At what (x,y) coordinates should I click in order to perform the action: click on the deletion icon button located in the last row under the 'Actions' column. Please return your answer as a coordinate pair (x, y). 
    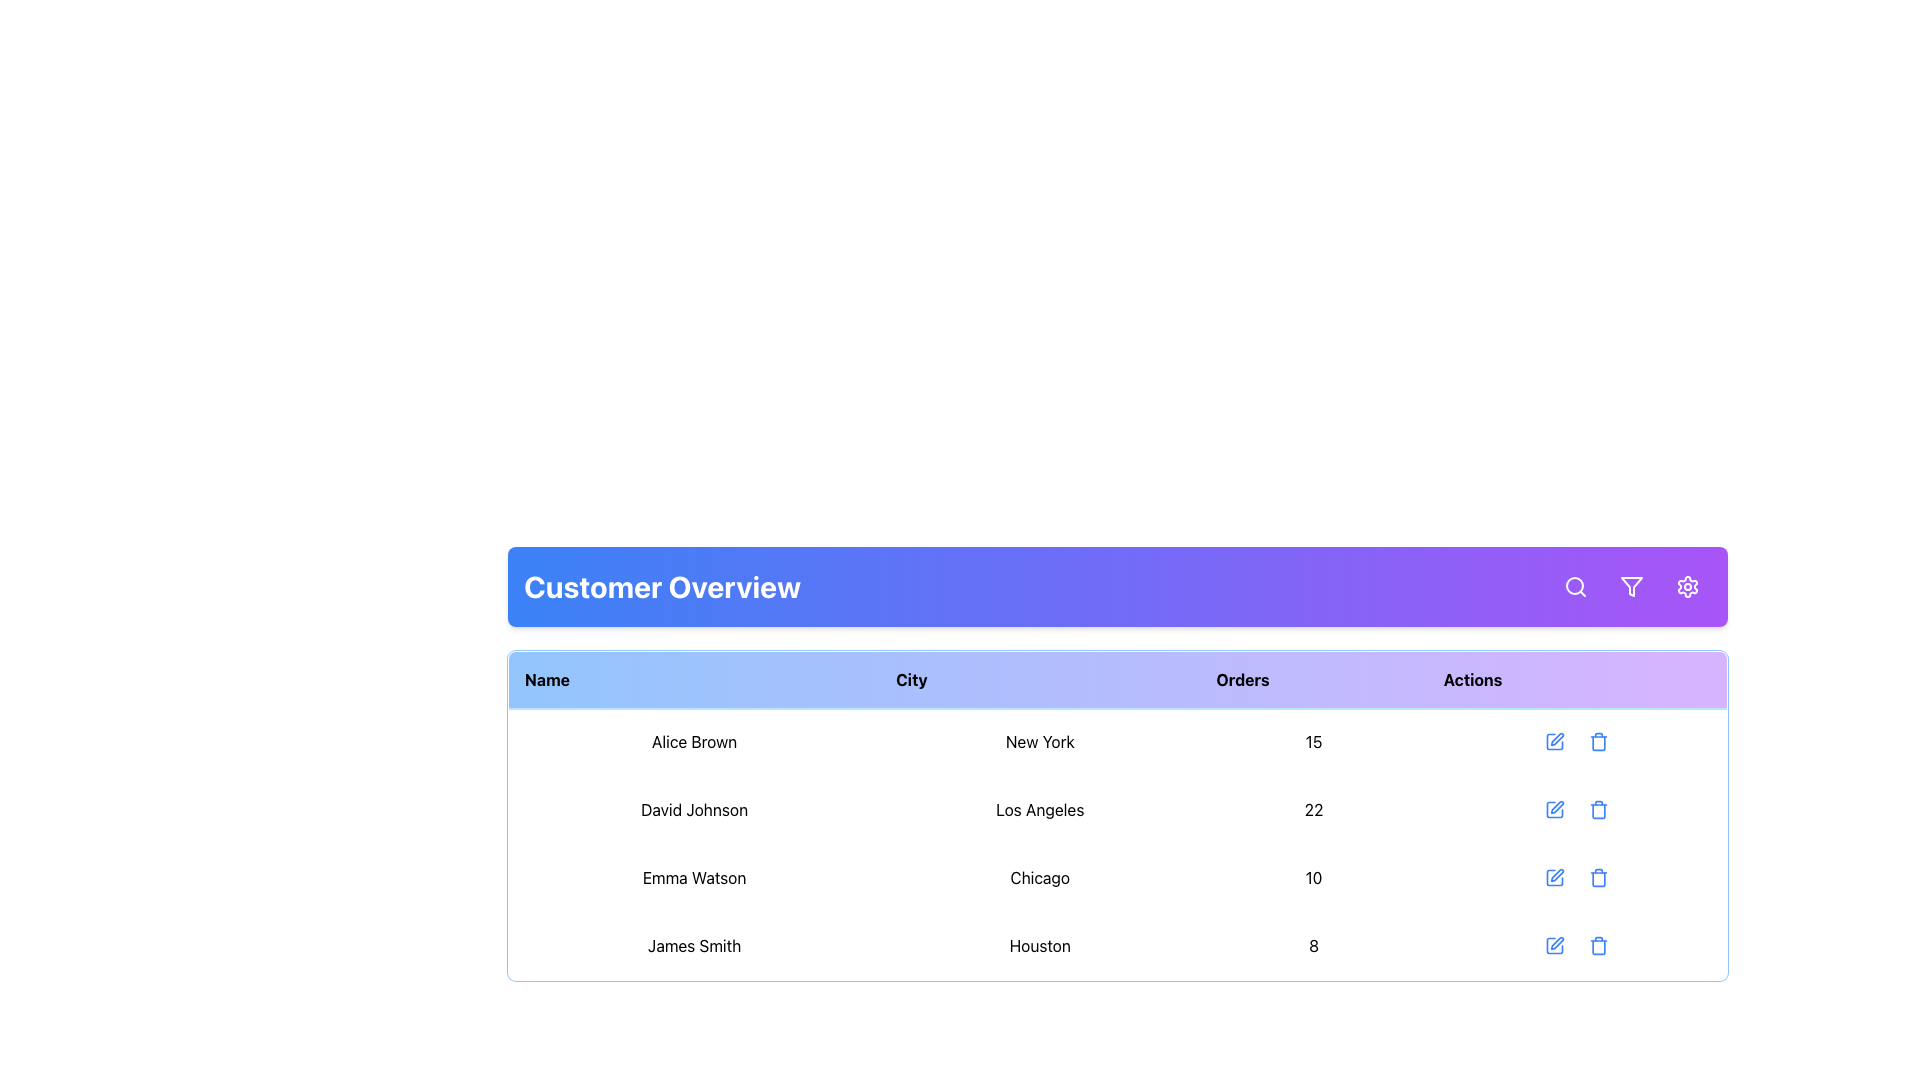
    Looking at the image, I should click on (1597, 945).